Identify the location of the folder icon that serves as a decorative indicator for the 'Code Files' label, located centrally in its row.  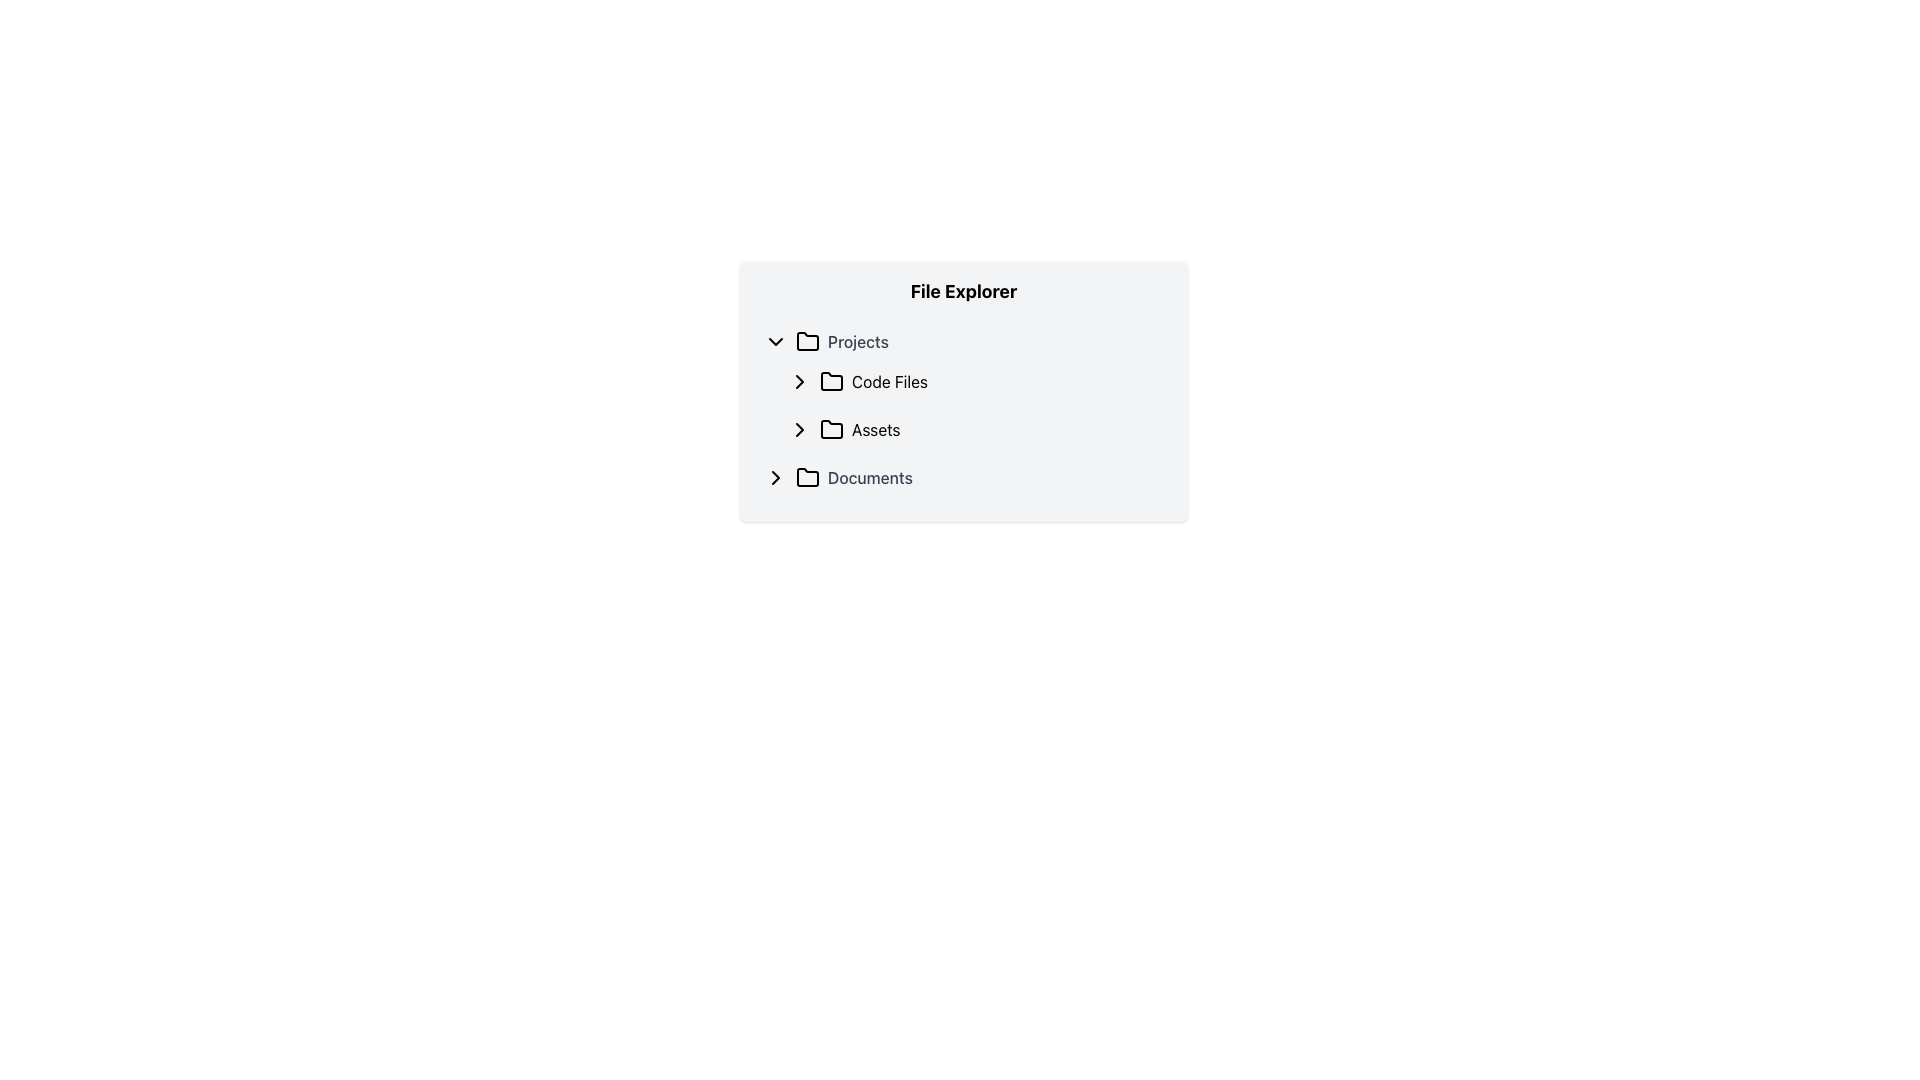
(831, 381).